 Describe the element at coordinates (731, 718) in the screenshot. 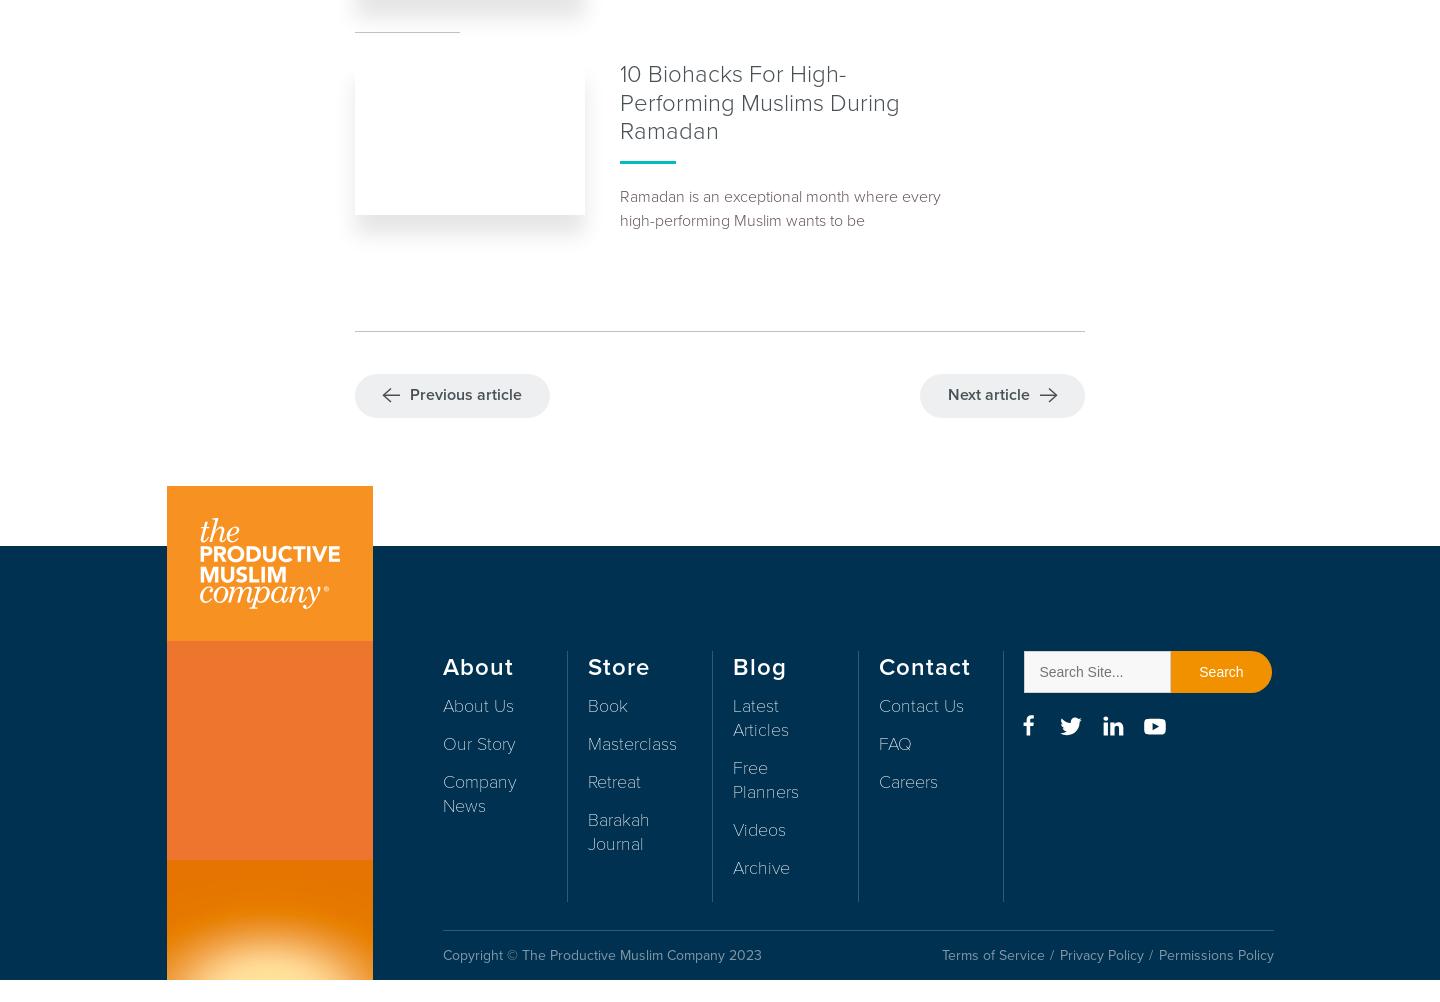

I see `'Latest Articles'` at that location.